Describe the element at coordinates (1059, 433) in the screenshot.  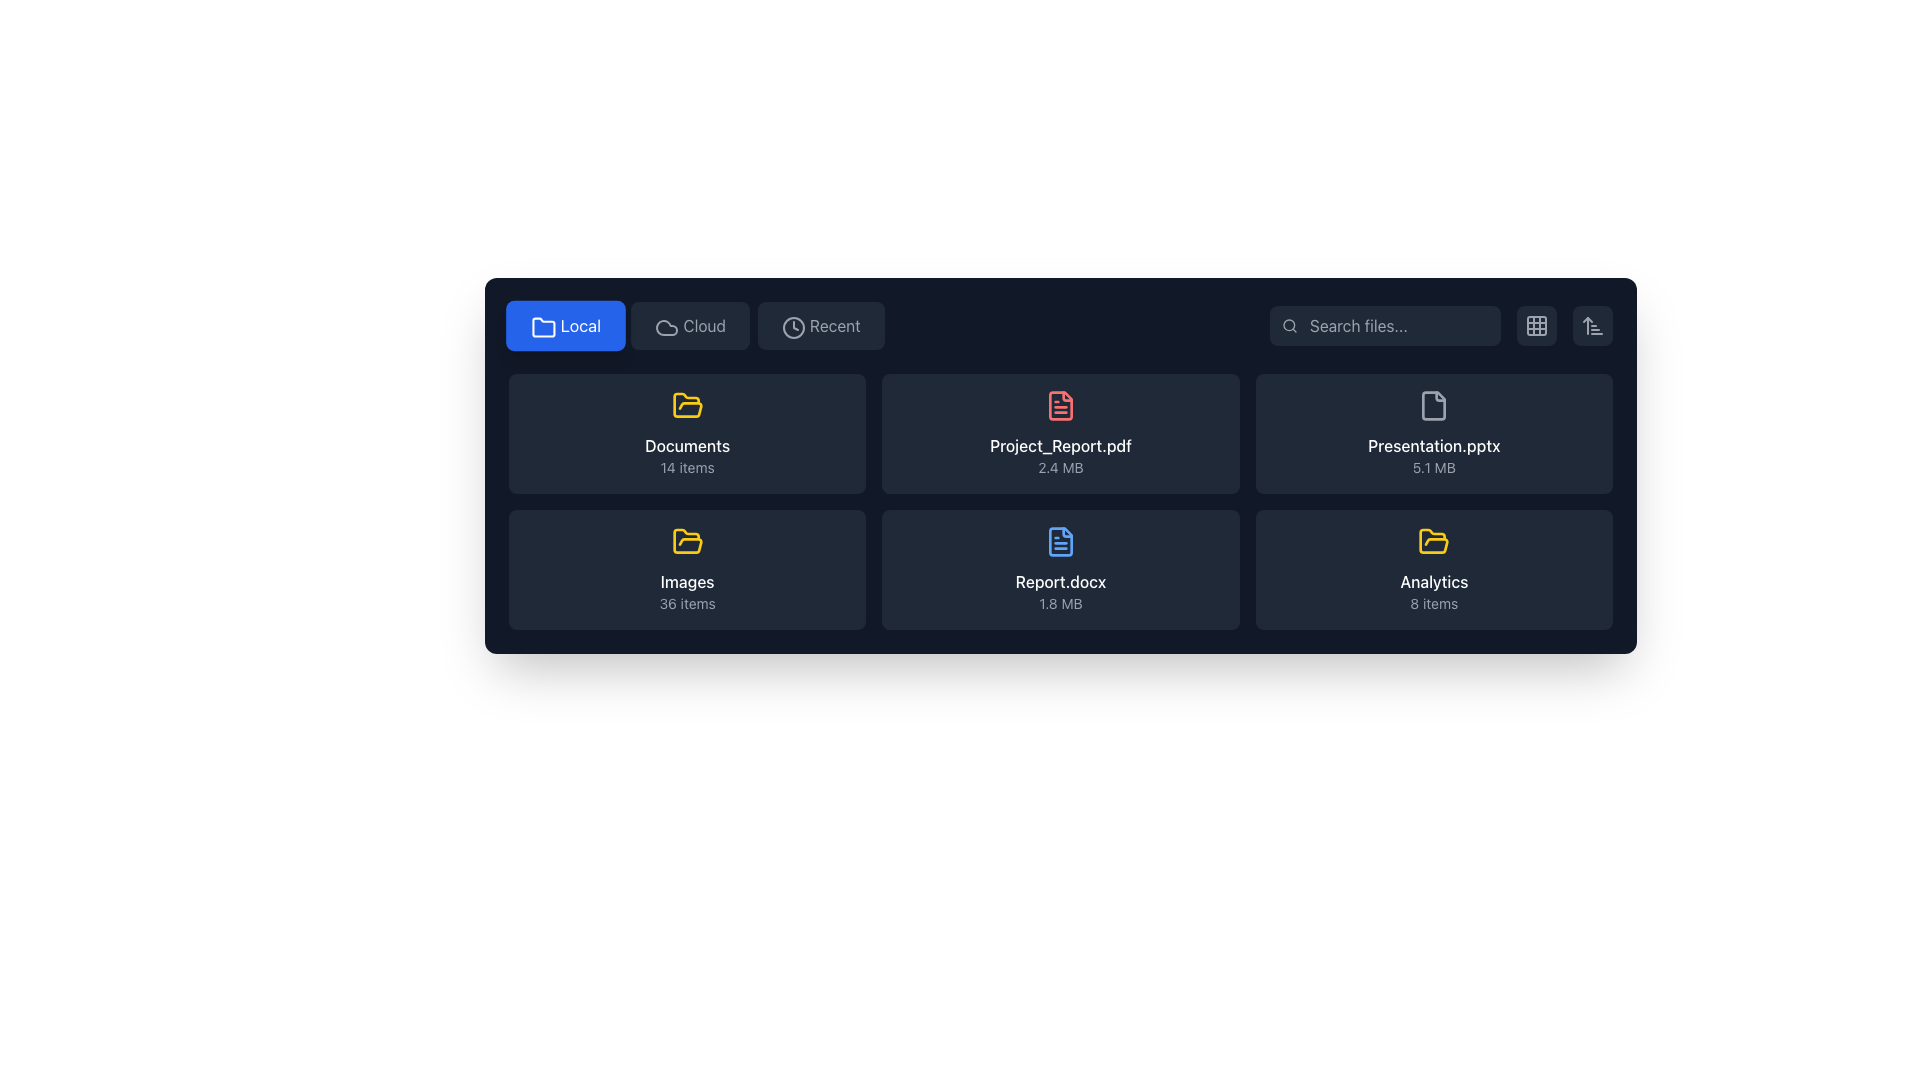
I see `the file display component labeled 'Project_Report.pdf' located in the second column and first row of the grid layout` at that location.